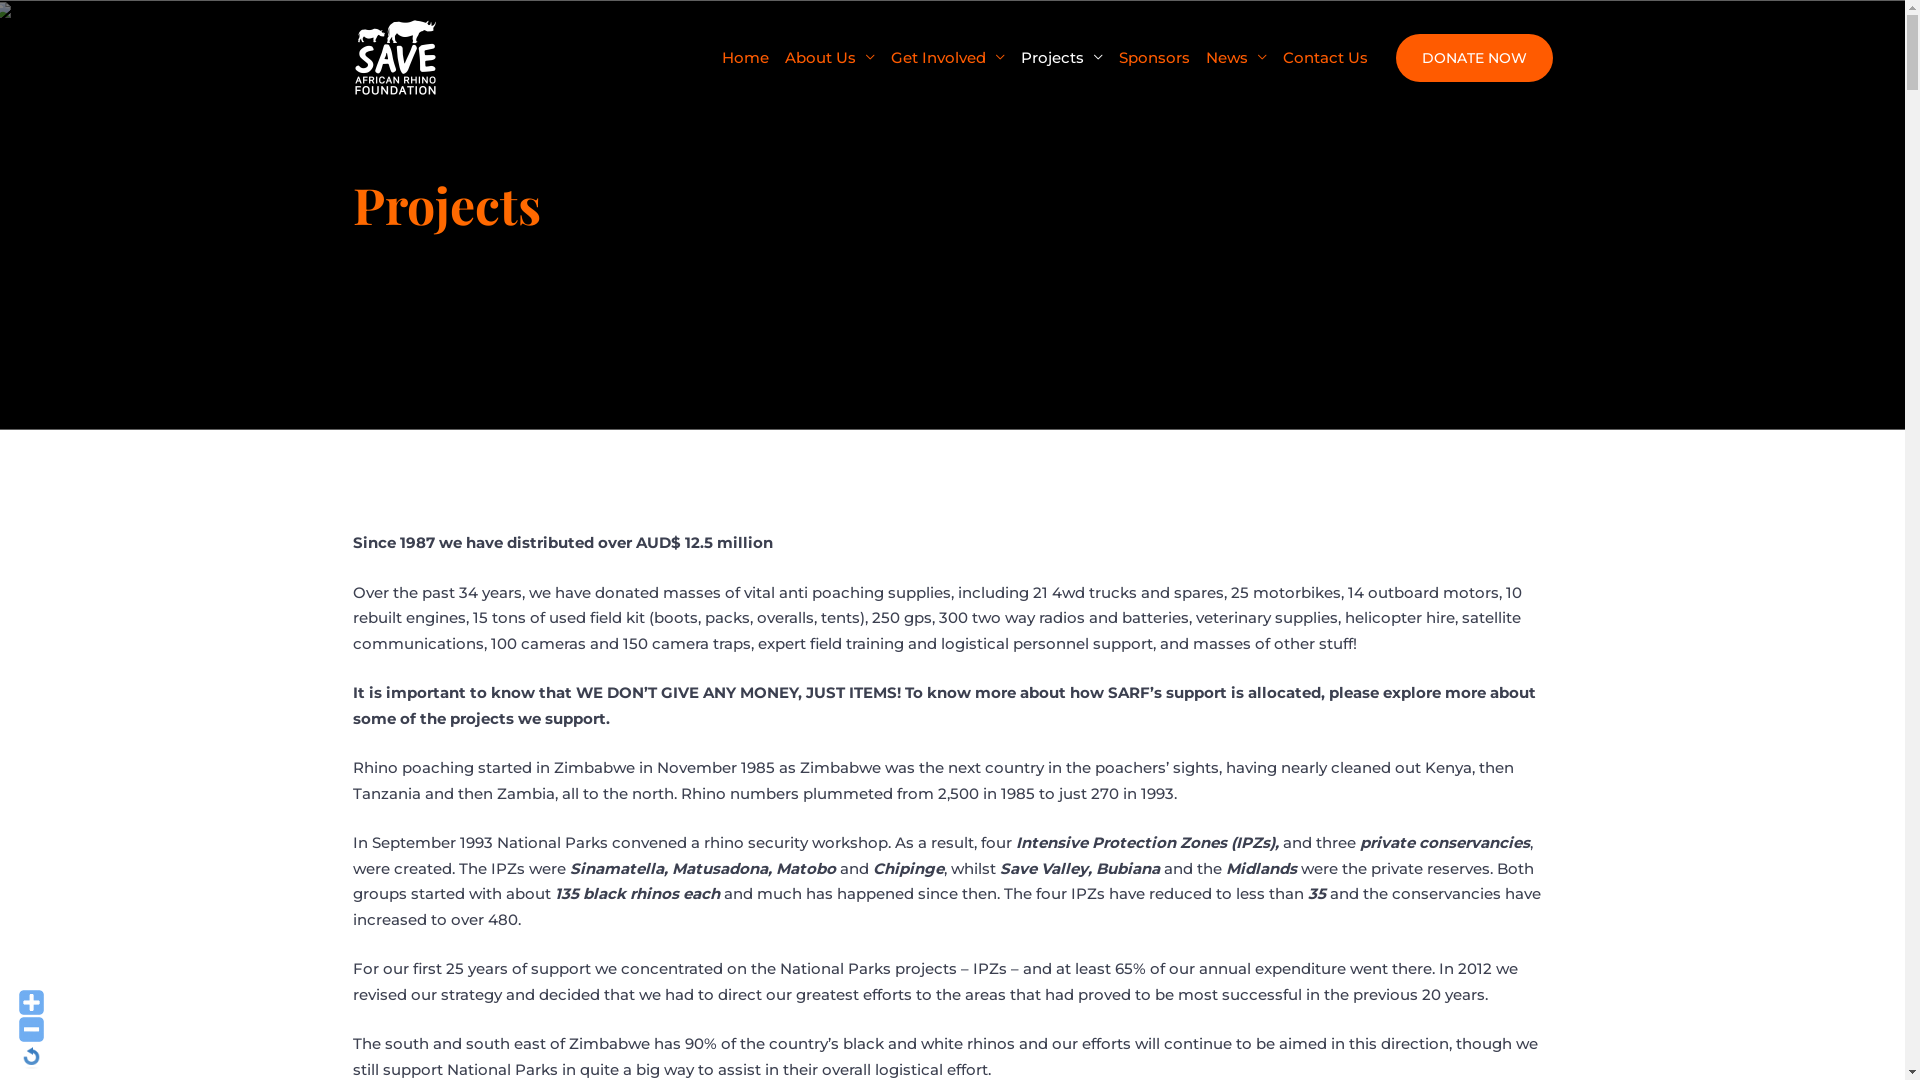  Describe the element at coordinates (744, 56) in the screenshot. I see `'Home'` at that location.